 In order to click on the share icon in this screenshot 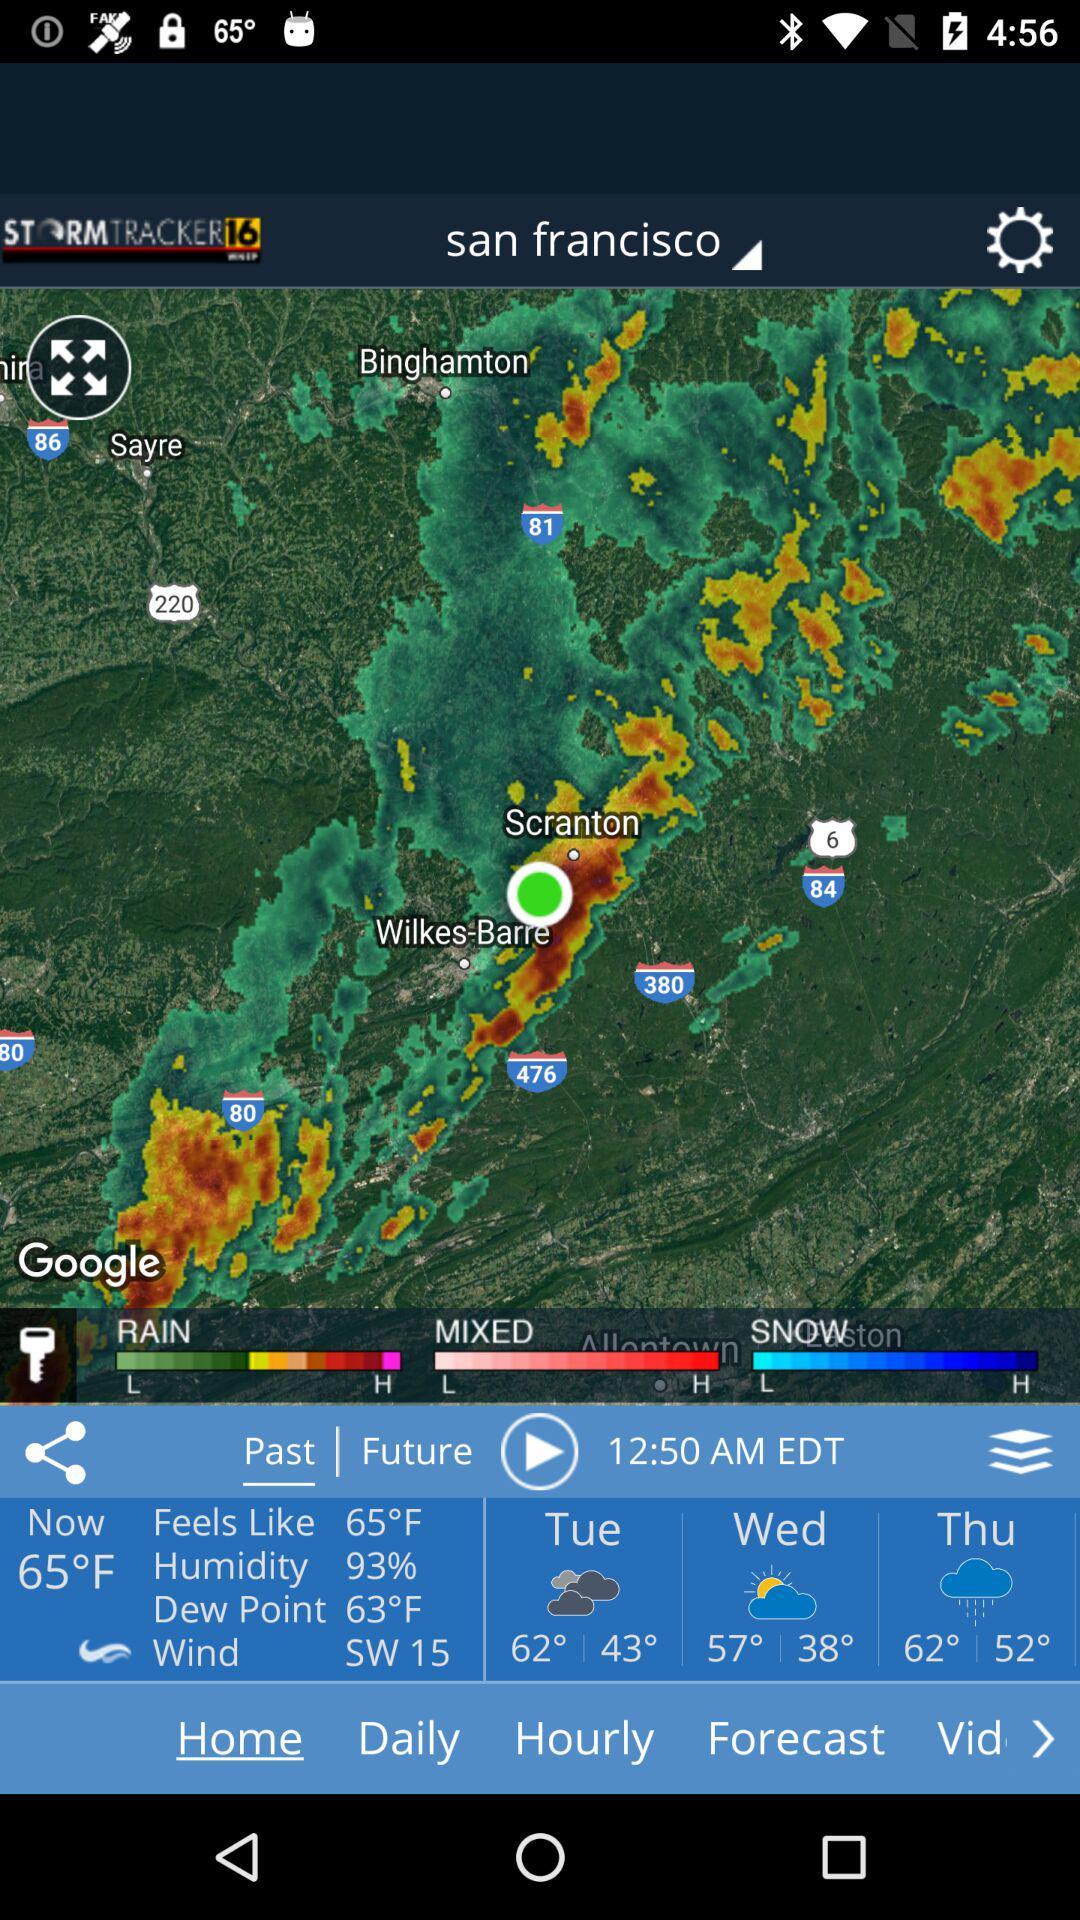, I will do `click(58, 1451)`.